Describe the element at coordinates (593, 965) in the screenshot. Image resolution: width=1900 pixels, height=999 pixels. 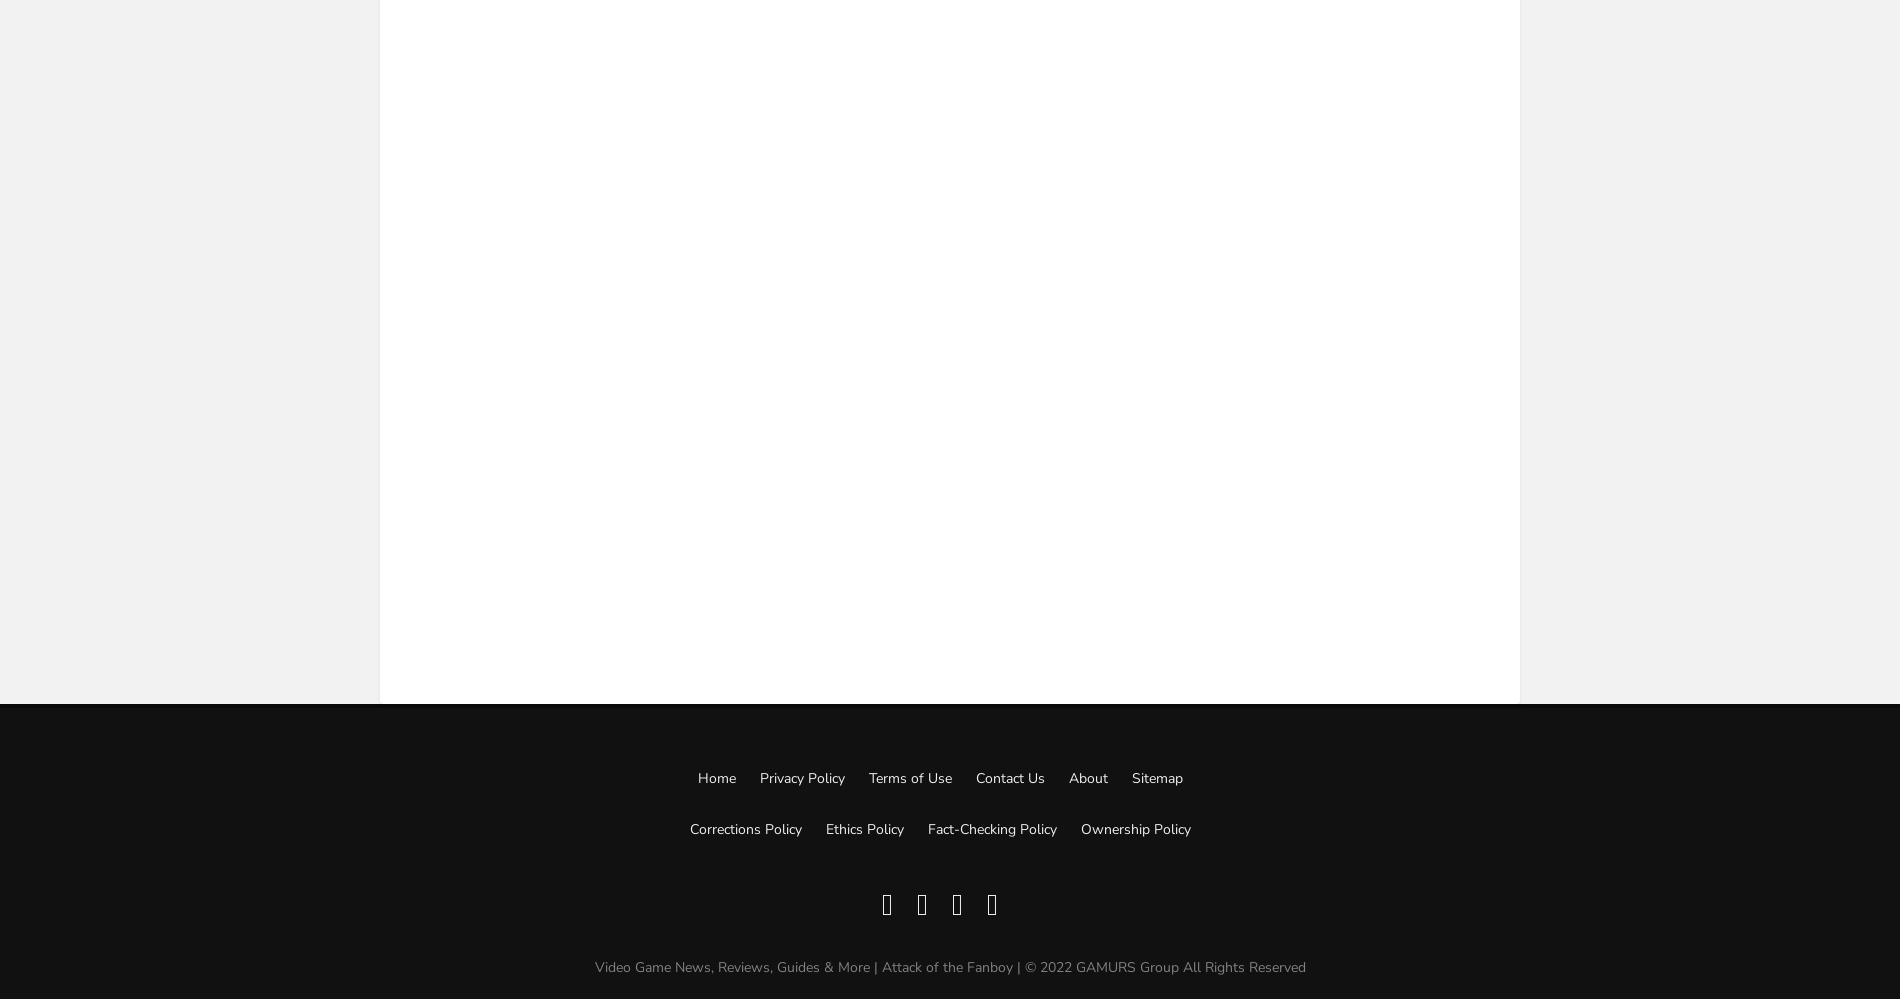
I see `'Video Game News, Reviews, Guides & More | Attack of the Fanboy | © 2022 GAMURS Group All Rights Reserved'` at that location.